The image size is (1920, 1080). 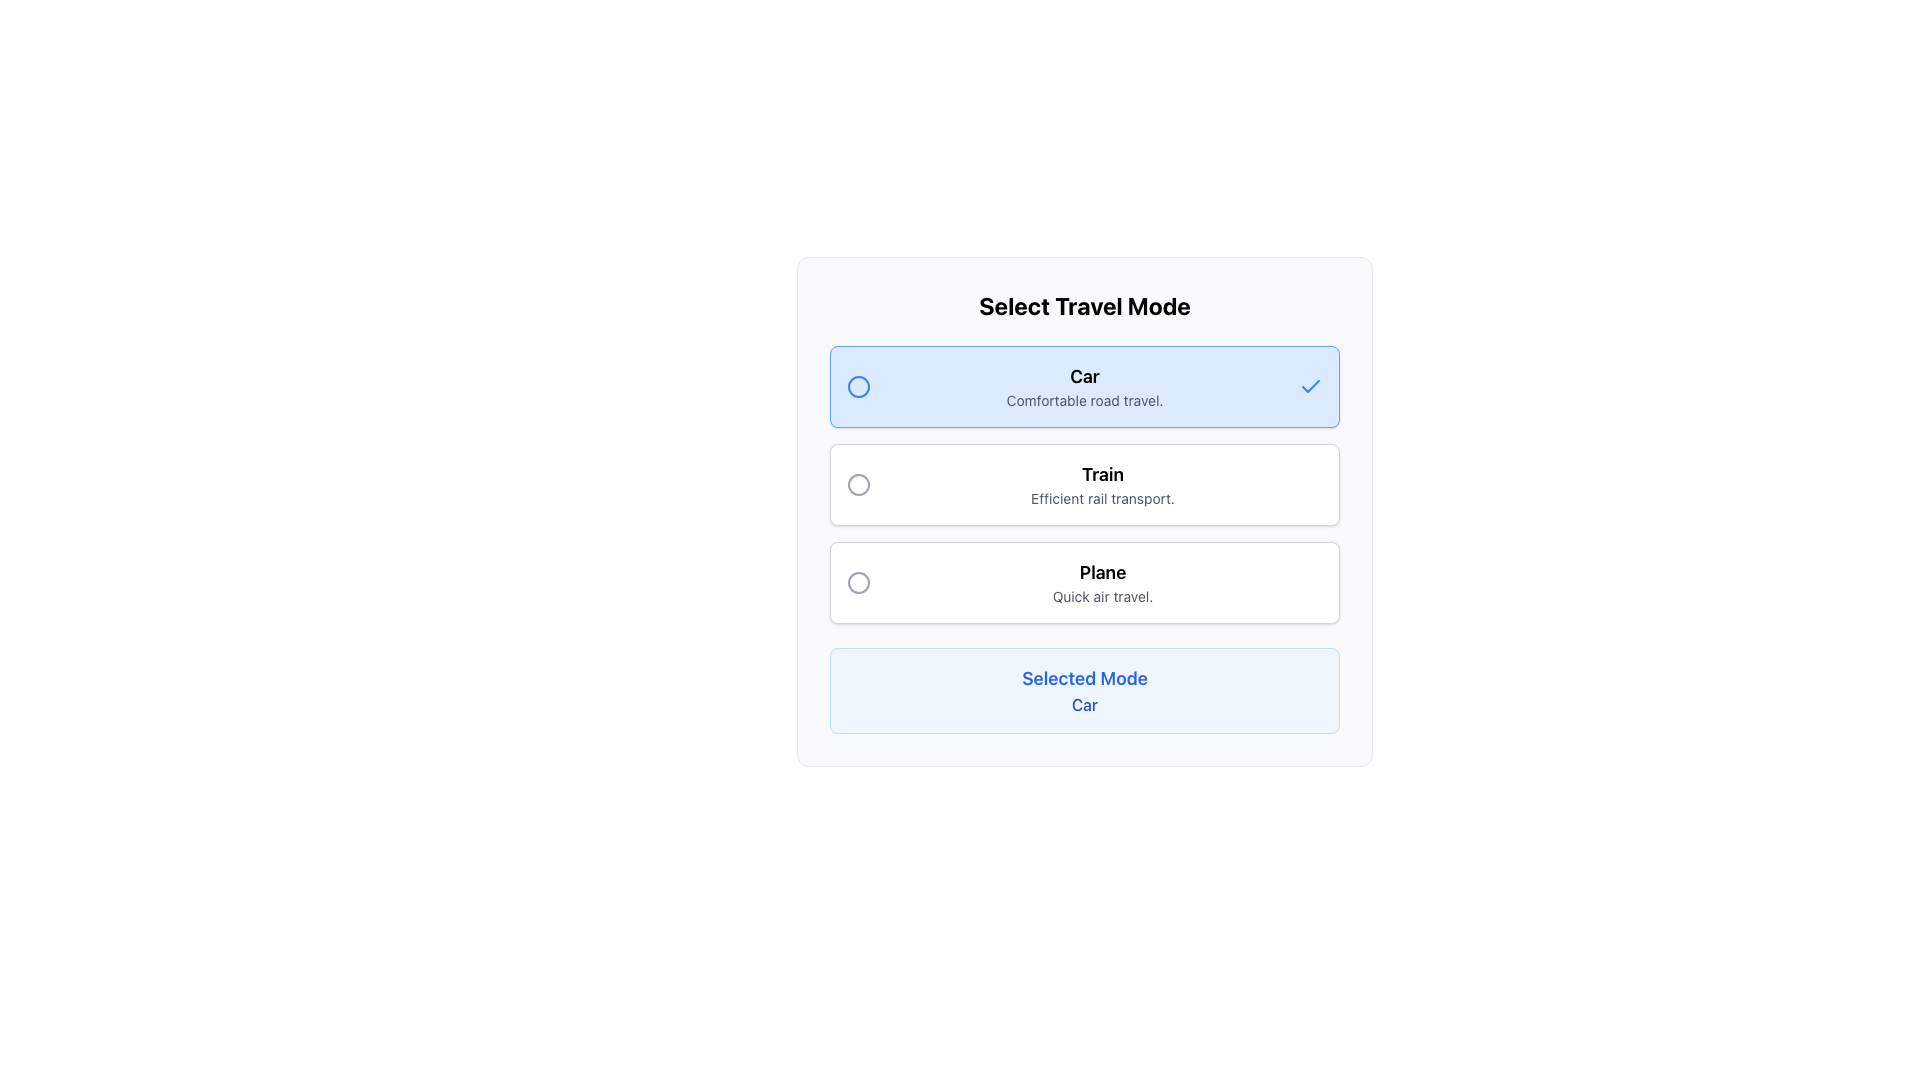 What do you see at coordinates (859, 582) in the screenshot?
I see `the unselected circular indicator icon for the 'Plane' travel mode in the 'Select Travel Mode' interface` at bounding box center [859, 582].